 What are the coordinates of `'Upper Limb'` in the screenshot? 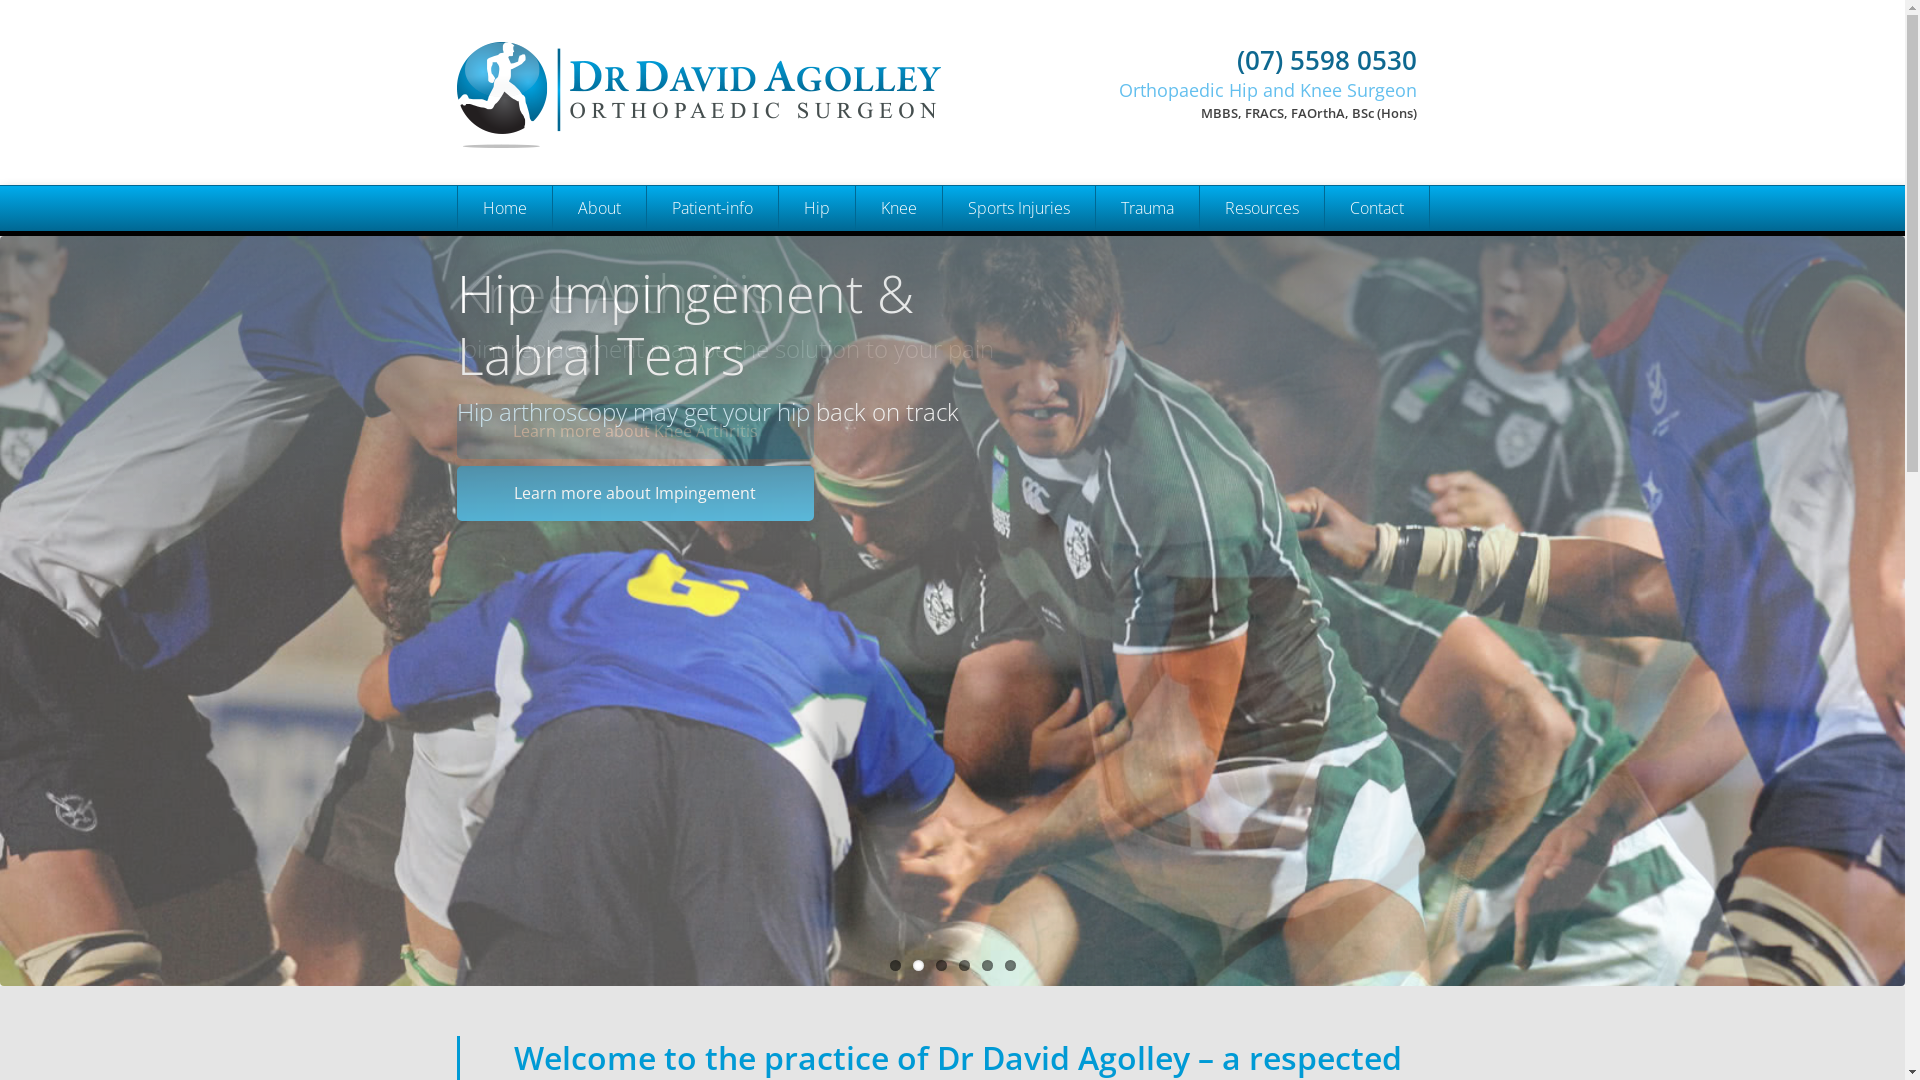 It's located at (1146, 252).